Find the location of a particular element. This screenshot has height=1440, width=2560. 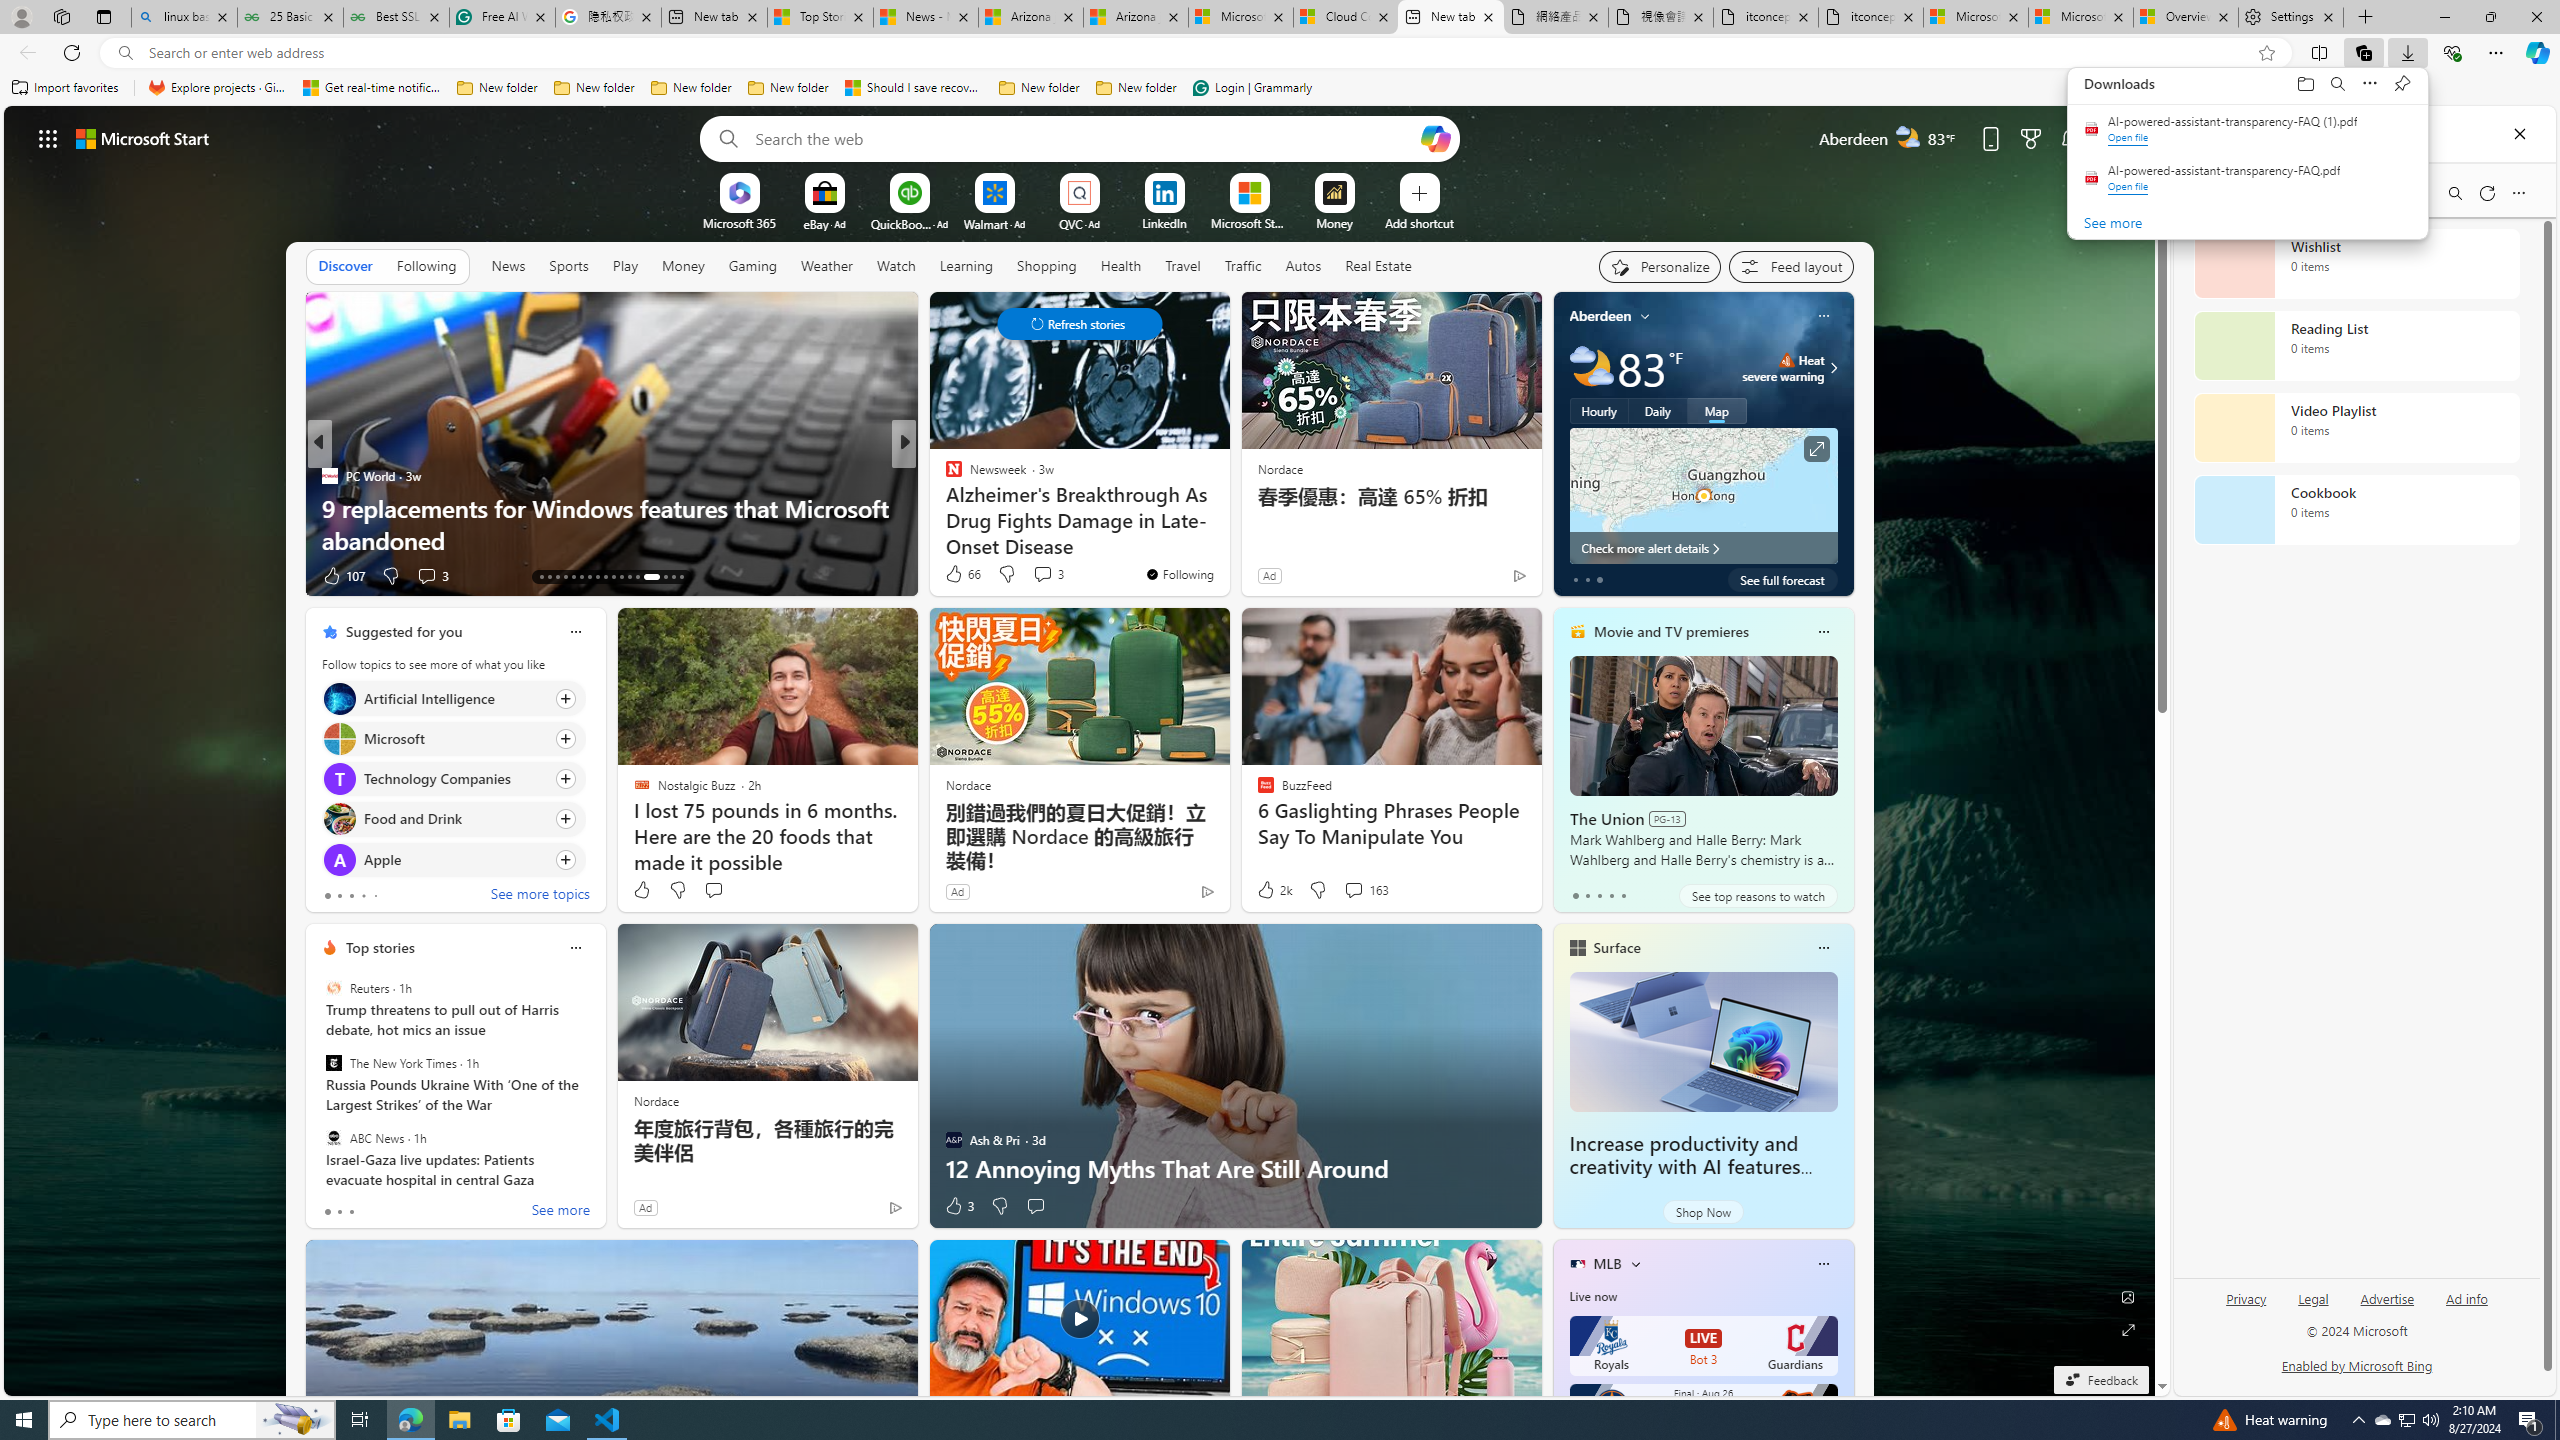

'Autos' is located at coordinates (1303, 264).